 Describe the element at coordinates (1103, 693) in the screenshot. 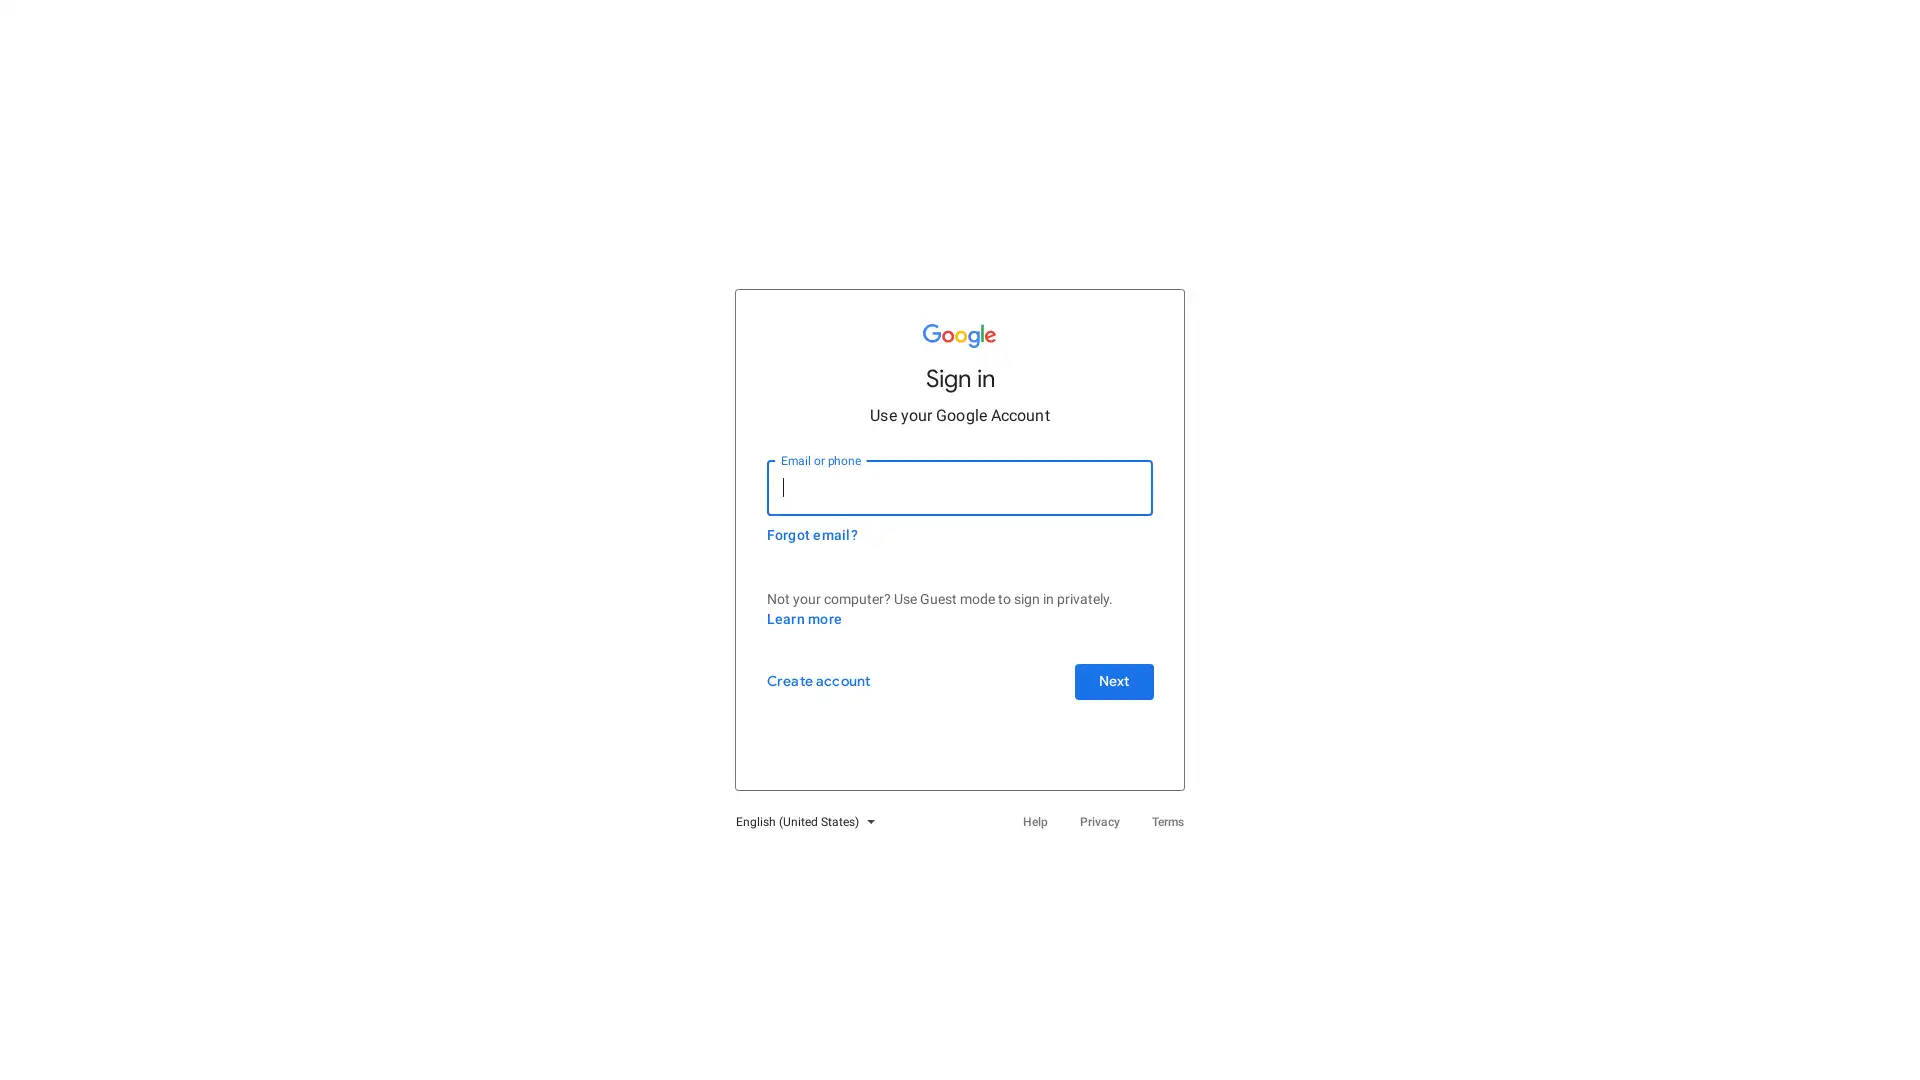

I see `Next` at that location.